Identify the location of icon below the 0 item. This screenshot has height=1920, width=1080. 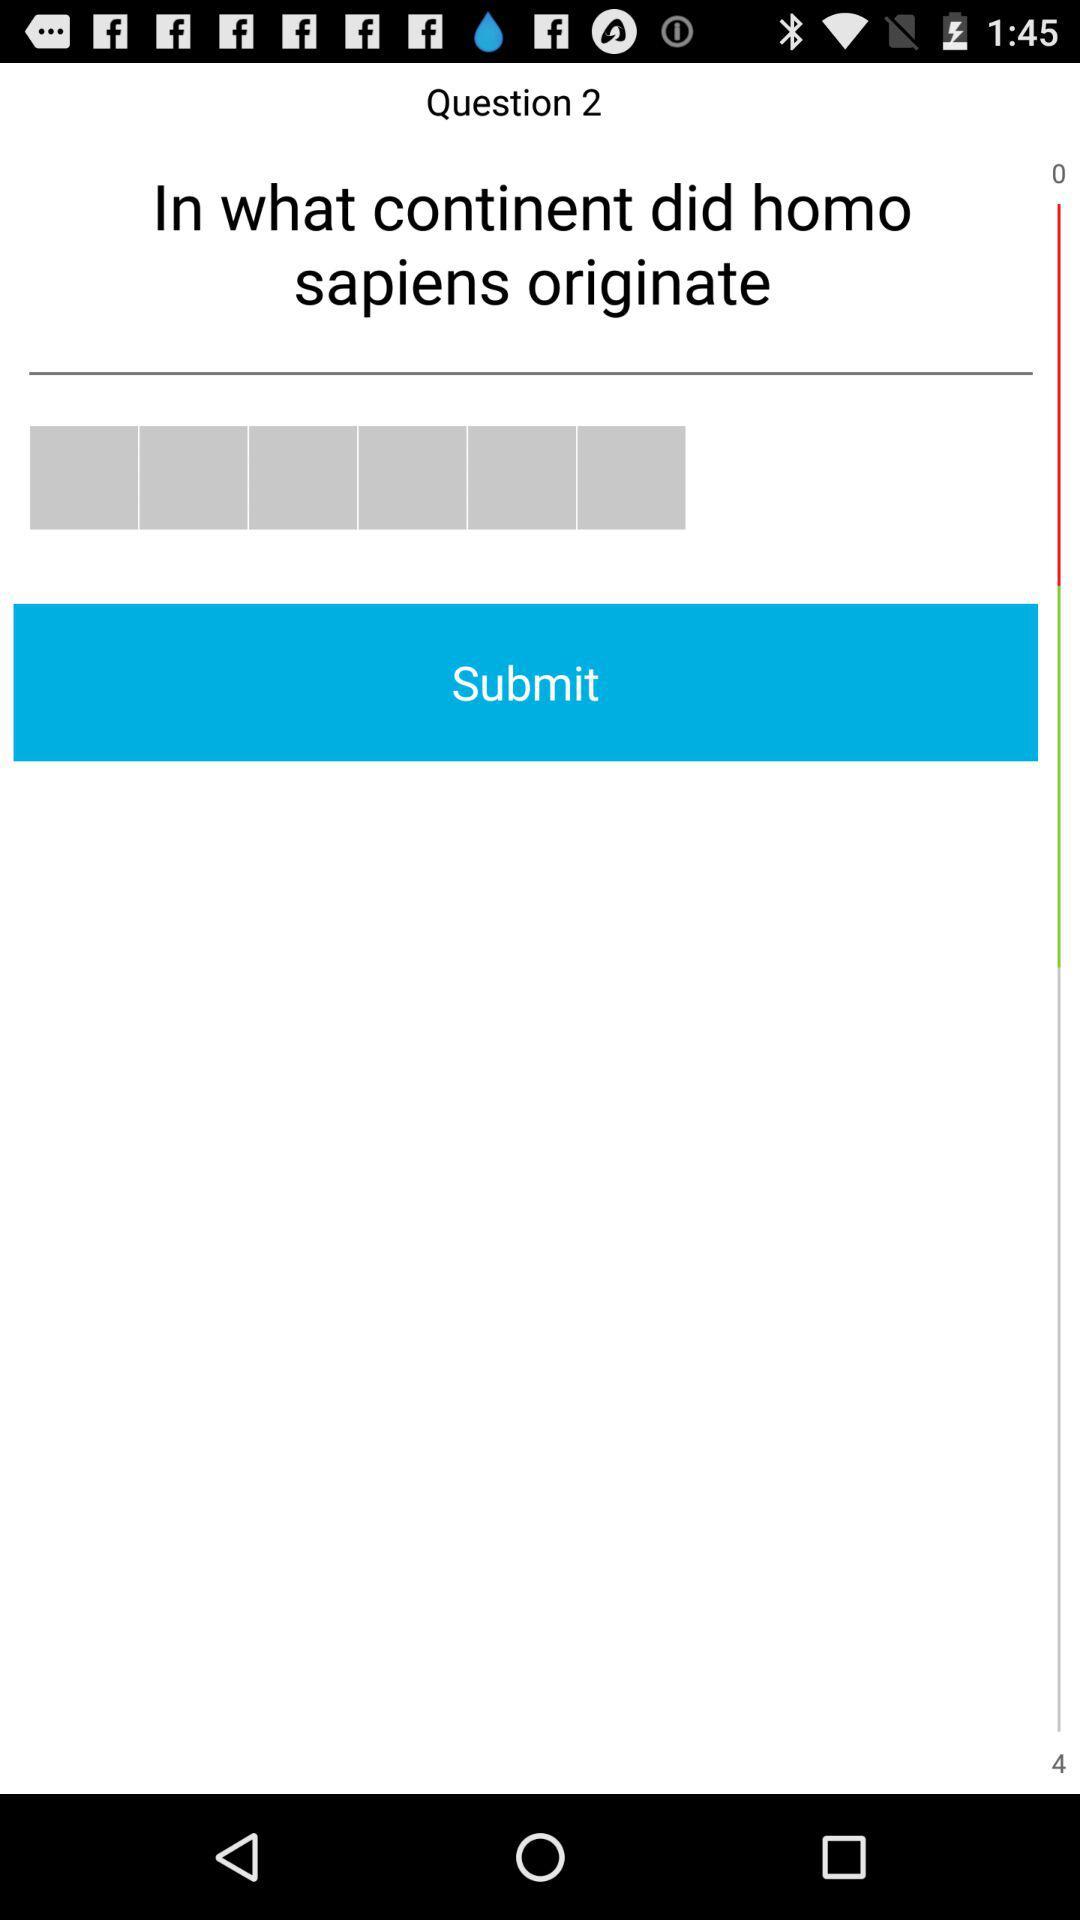
(1058, 394).